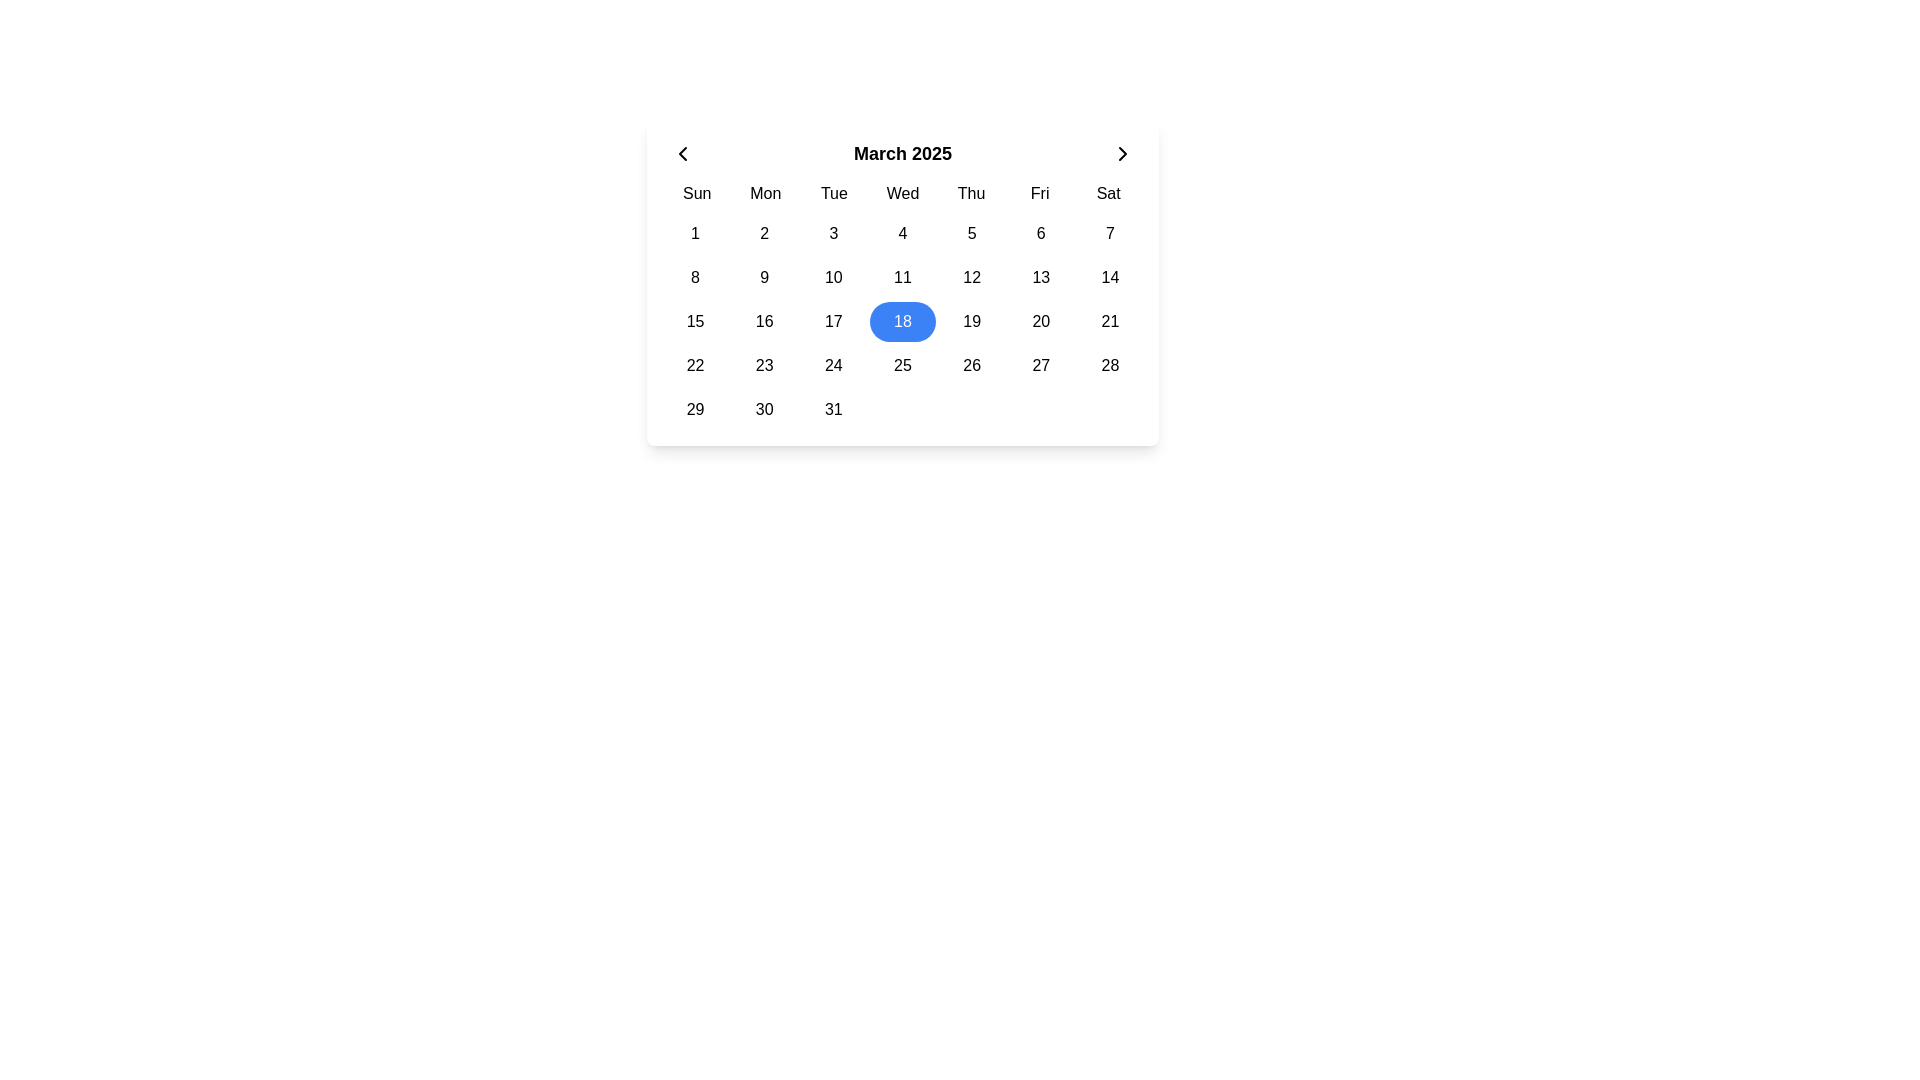 Image resolution: width=1920 pixels, height=1080 pixels. Describe the element at coordinates (1109, 277) in the screenshot. I see `the interactive button displaying the number '14' in the calendar grid` at that location.